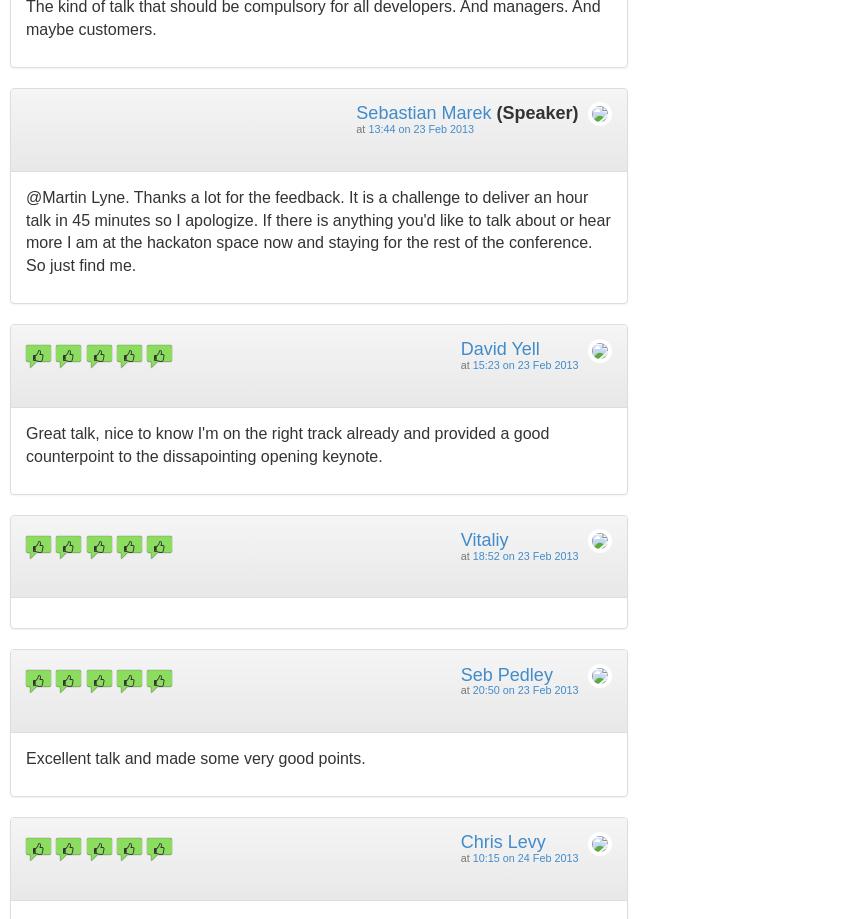 The image size is (850, 919). Describe the element at coordinates (459, 840) in the screenshot. I see `'Chris Levy'` at that location.